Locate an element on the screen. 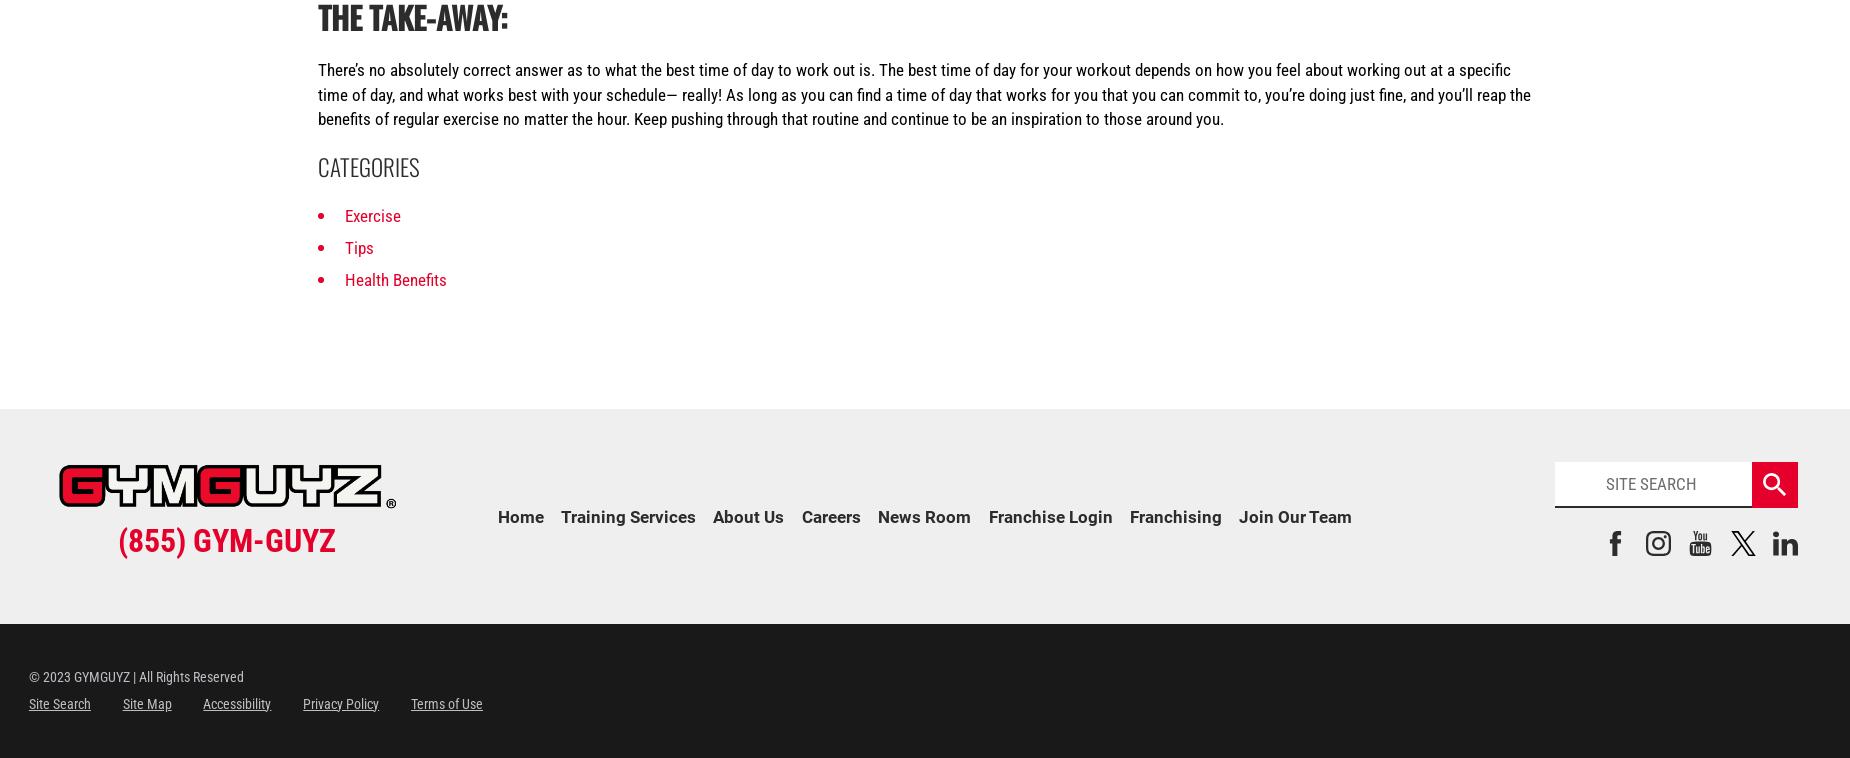 Image resolution: width=1850 pixels, height=758 pixels. 'Health Benefits' is located at coordinates (342, 279).